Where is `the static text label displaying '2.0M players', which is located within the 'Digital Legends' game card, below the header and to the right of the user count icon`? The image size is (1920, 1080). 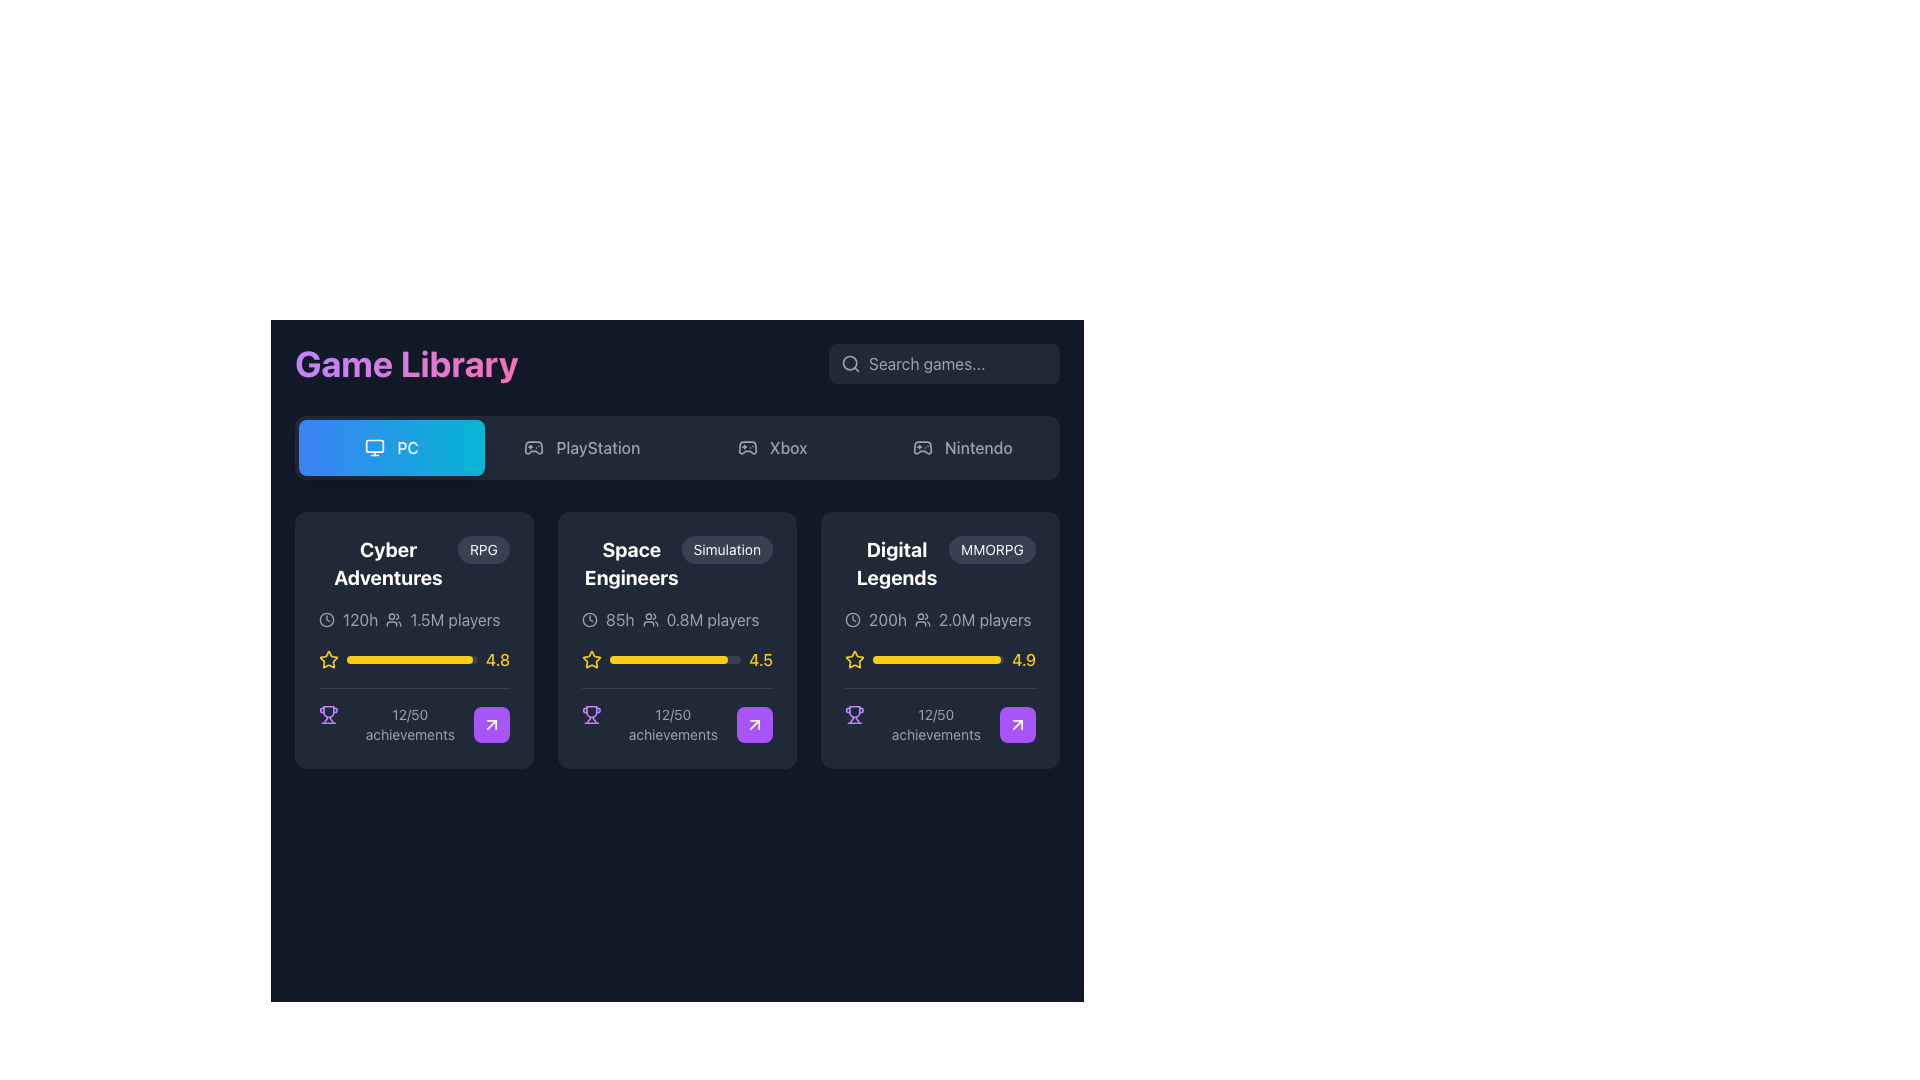 the static text label displaying '2.0M players', which is located within the 'Digital Legends' game card, below the header and to the right of the user count icon is located at coordinates (985, 619).